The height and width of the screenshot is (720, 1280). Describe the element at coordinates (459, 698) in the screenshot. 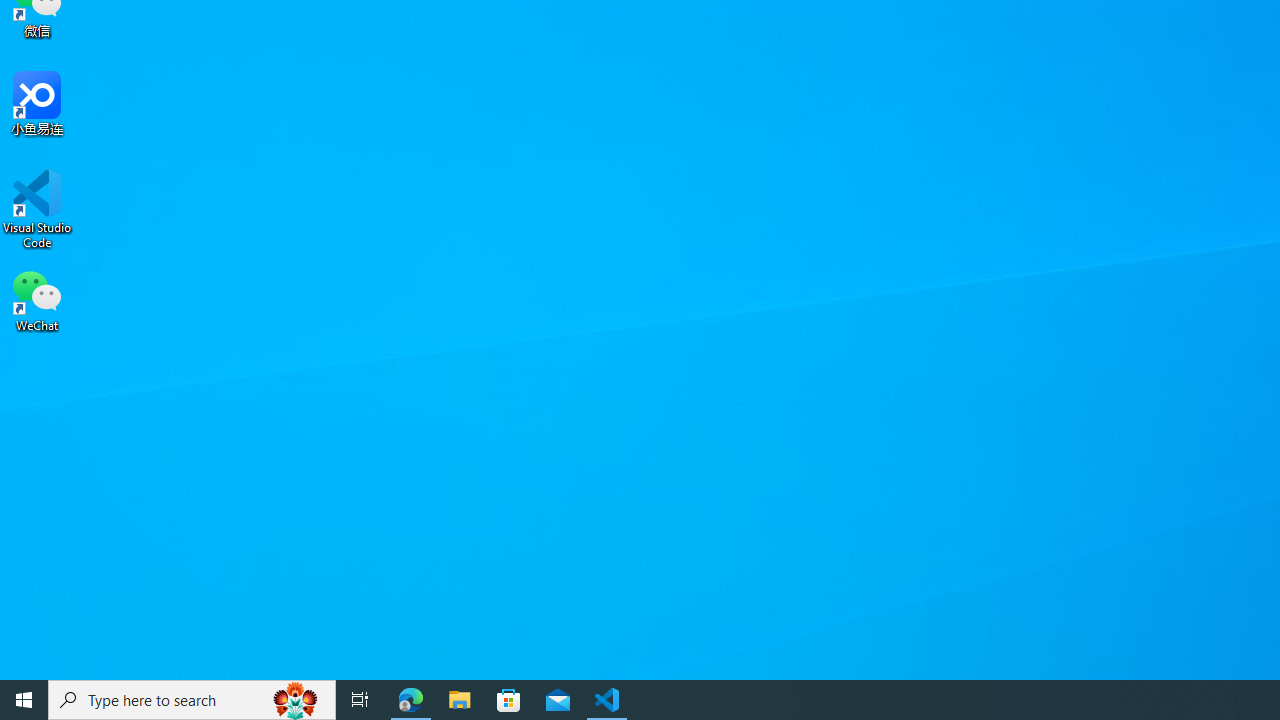

I see `'File Explorer'` at that location.